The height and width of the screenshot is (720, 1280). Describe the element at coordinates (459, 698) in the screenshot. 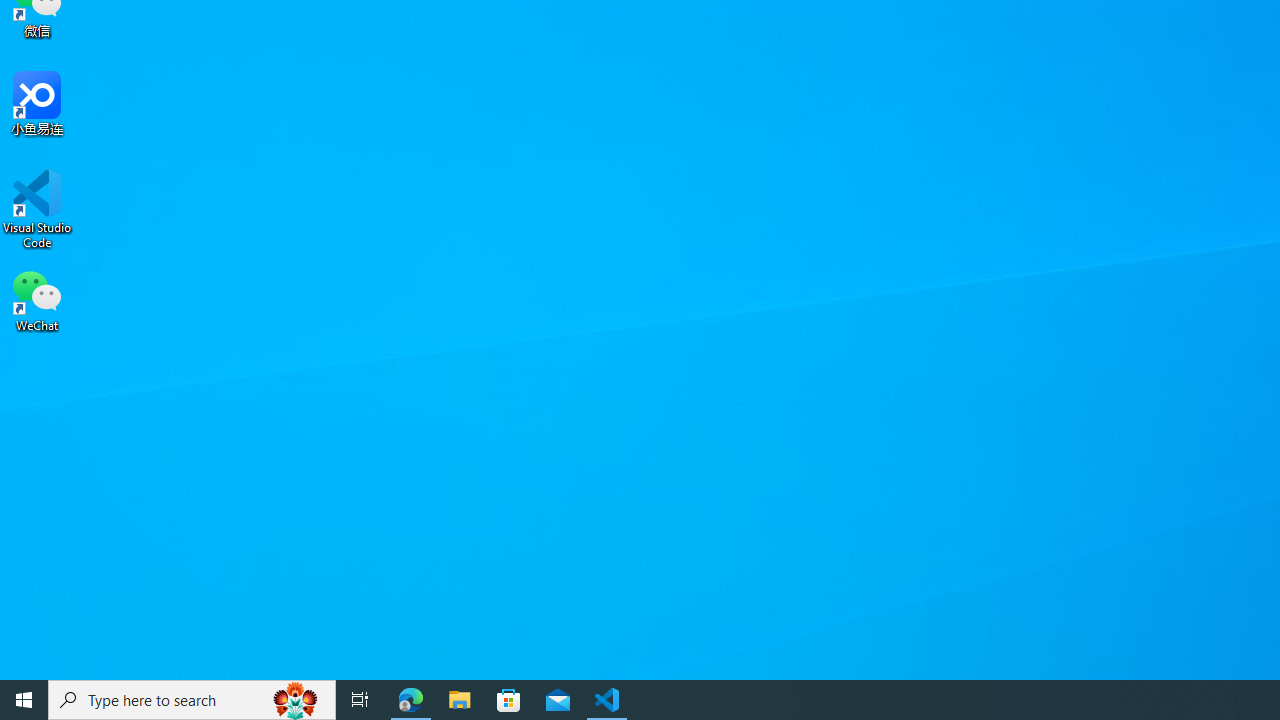

I see `'File Explorer'` at that location.